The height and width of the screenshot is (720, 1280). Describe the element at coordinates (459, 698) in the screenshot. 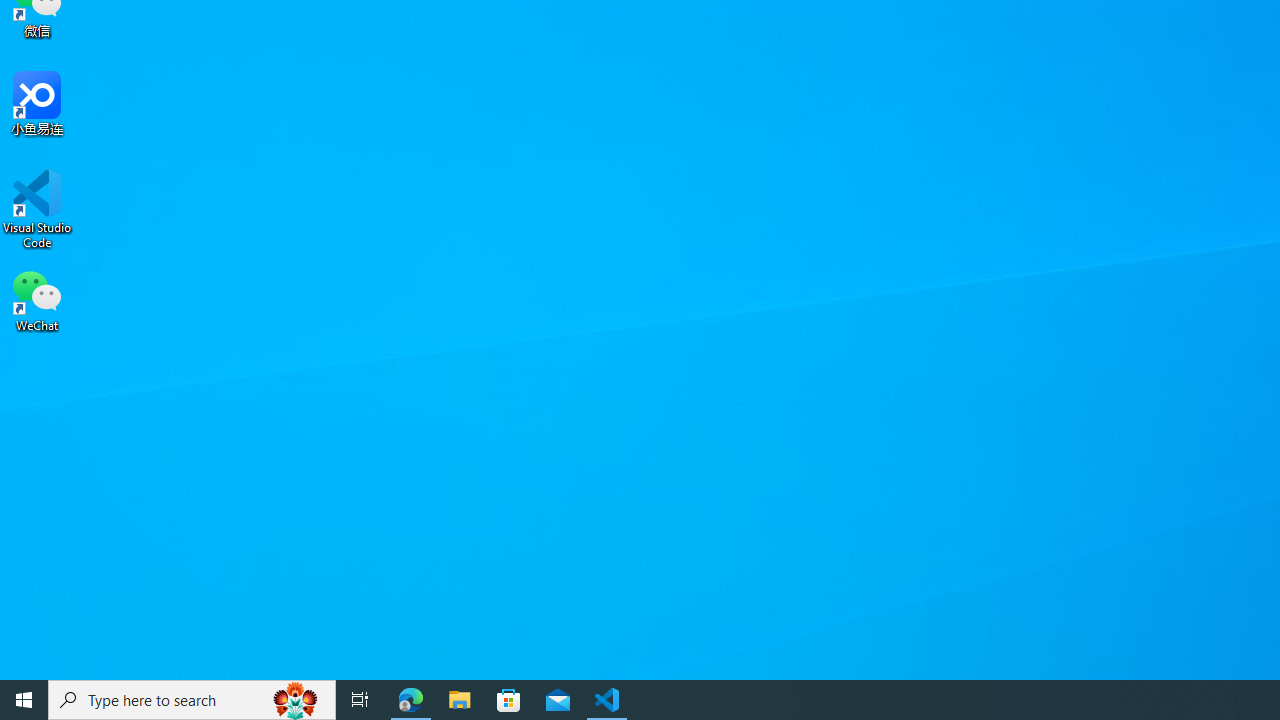

I see `'File Explorer'` at that location.